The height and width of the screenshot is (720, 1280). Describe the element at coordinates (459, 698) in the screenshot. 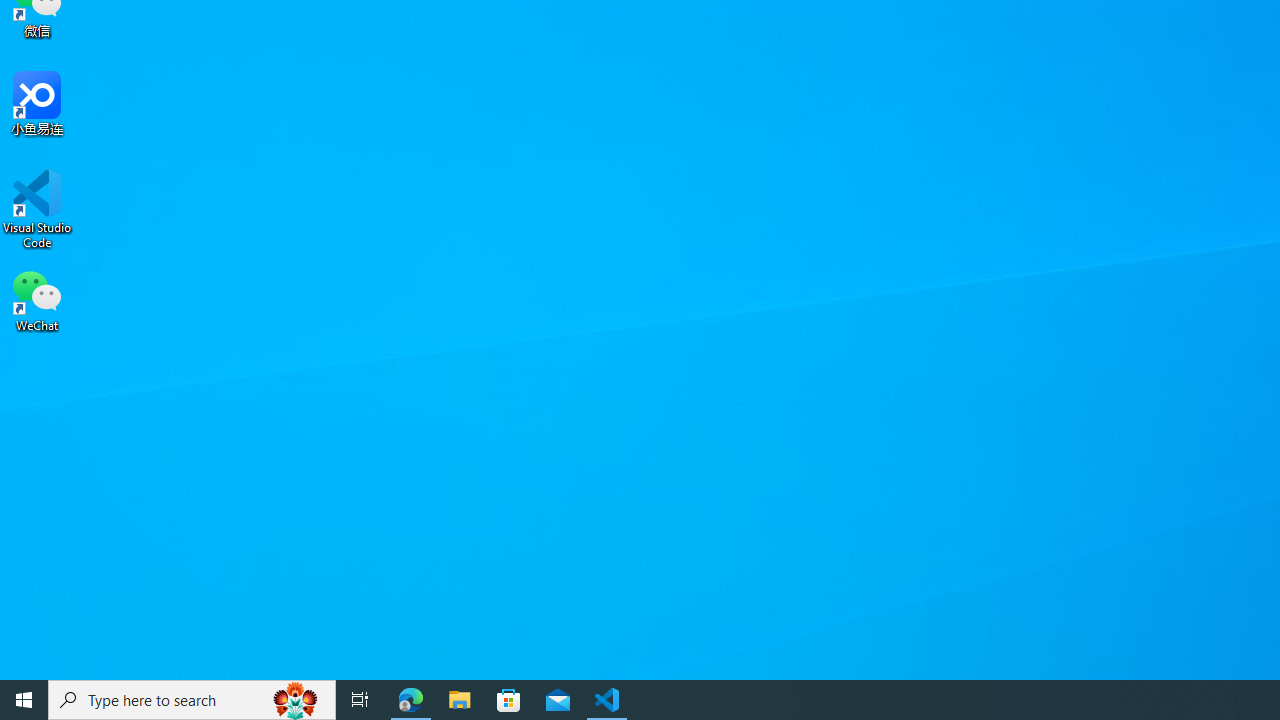

I see `'File Explorer'` at that location.